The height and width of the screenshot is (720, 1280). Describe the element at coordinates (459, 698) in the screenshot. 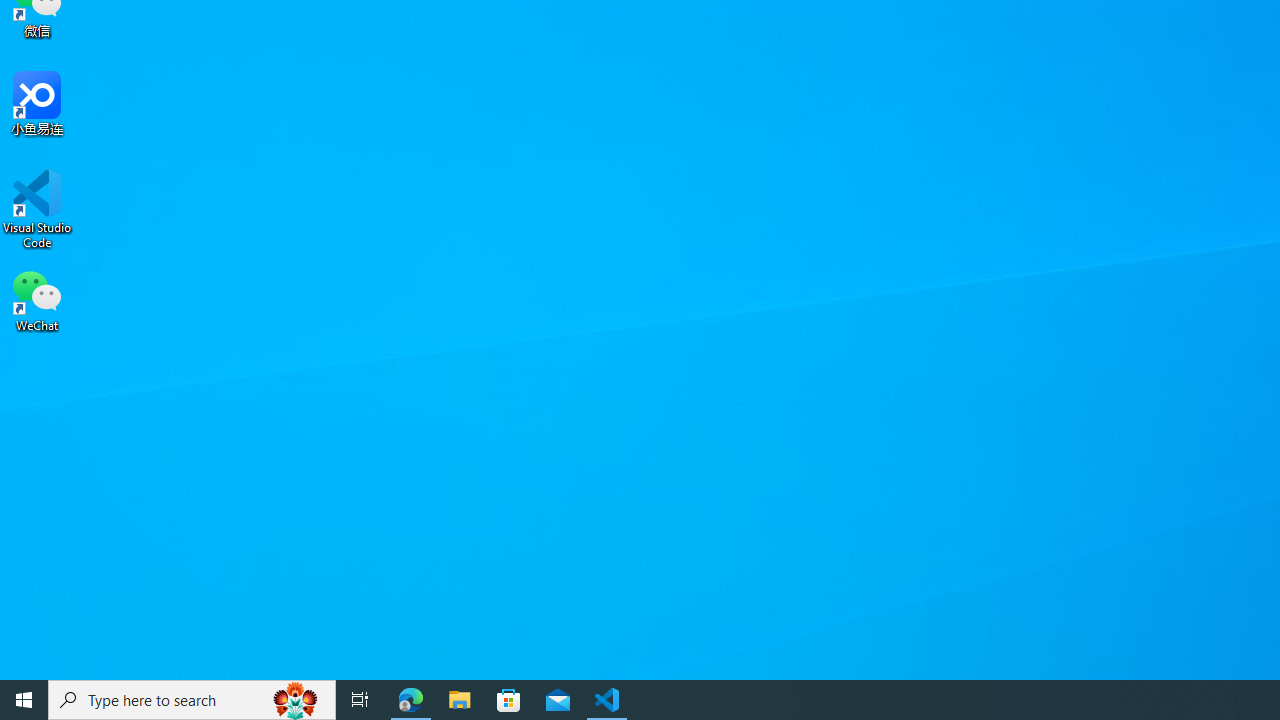

I see `'File Explorer'` at that location.